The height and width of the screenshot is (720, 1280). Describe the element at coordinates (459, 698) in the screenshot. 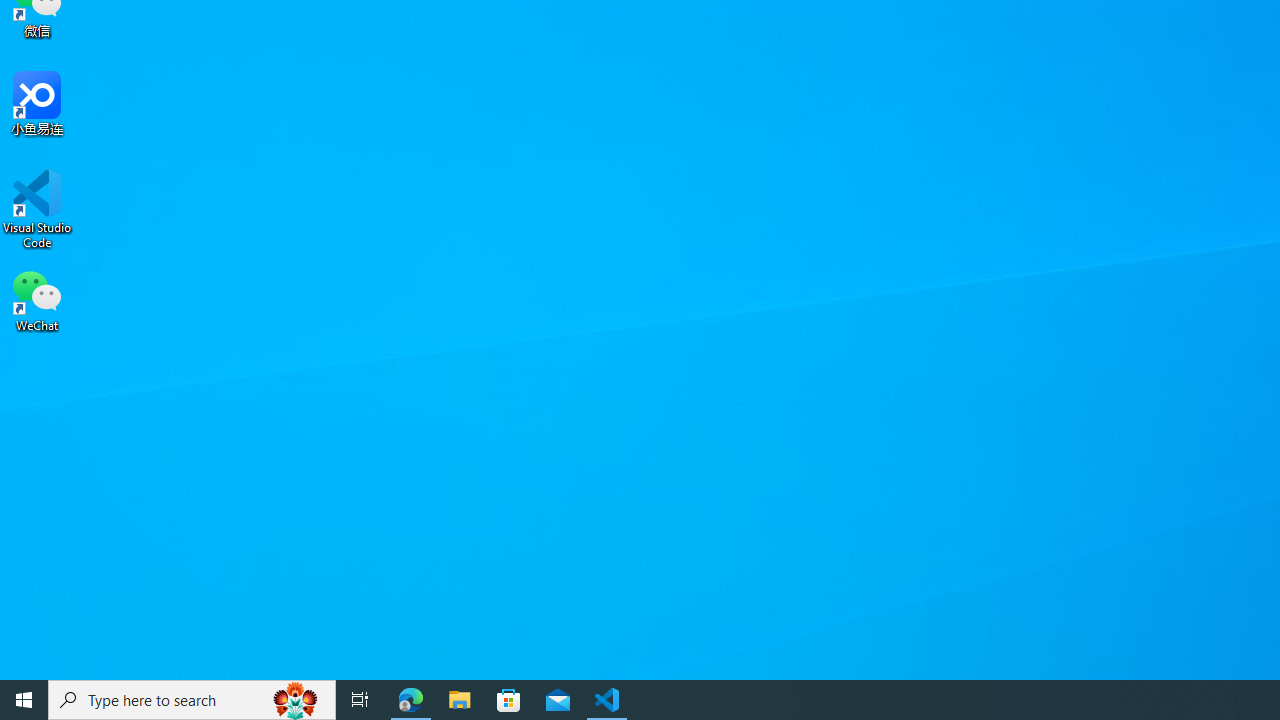

I see `'File Explorer'` at that location.